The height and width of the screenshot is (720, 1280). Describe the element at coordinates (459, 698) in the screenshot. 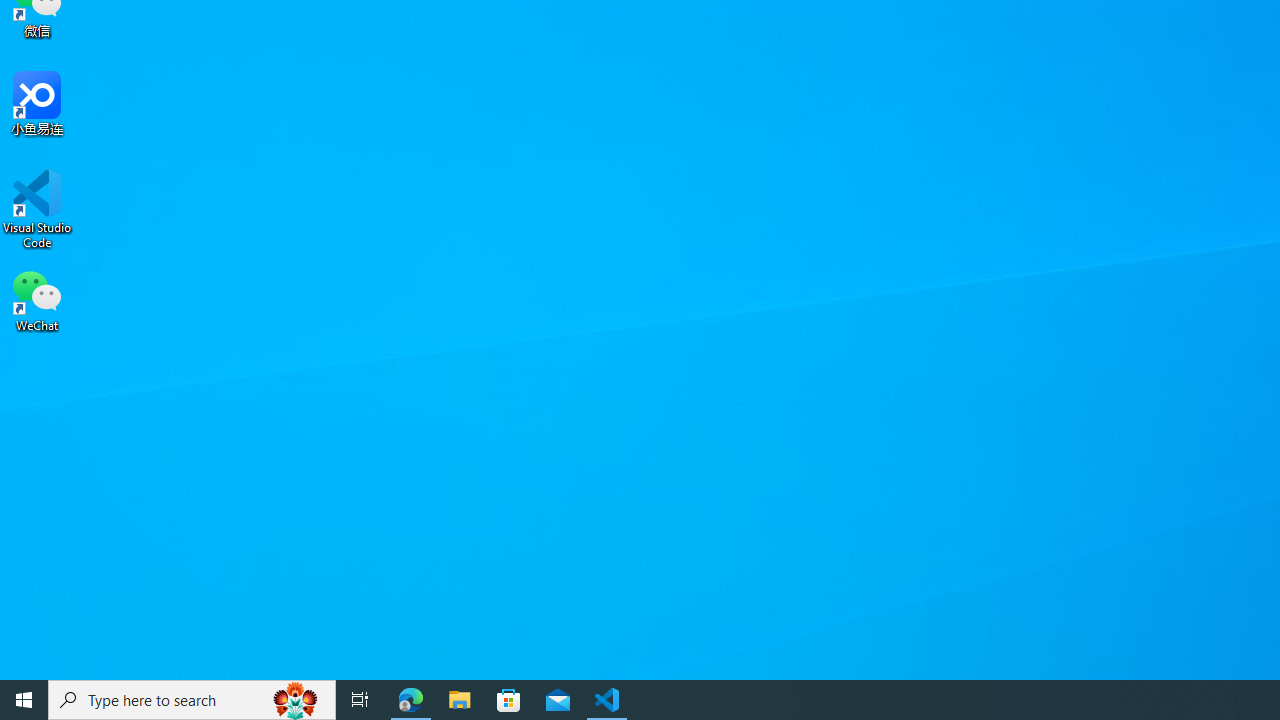

I see `'File Explorer'` at that location.